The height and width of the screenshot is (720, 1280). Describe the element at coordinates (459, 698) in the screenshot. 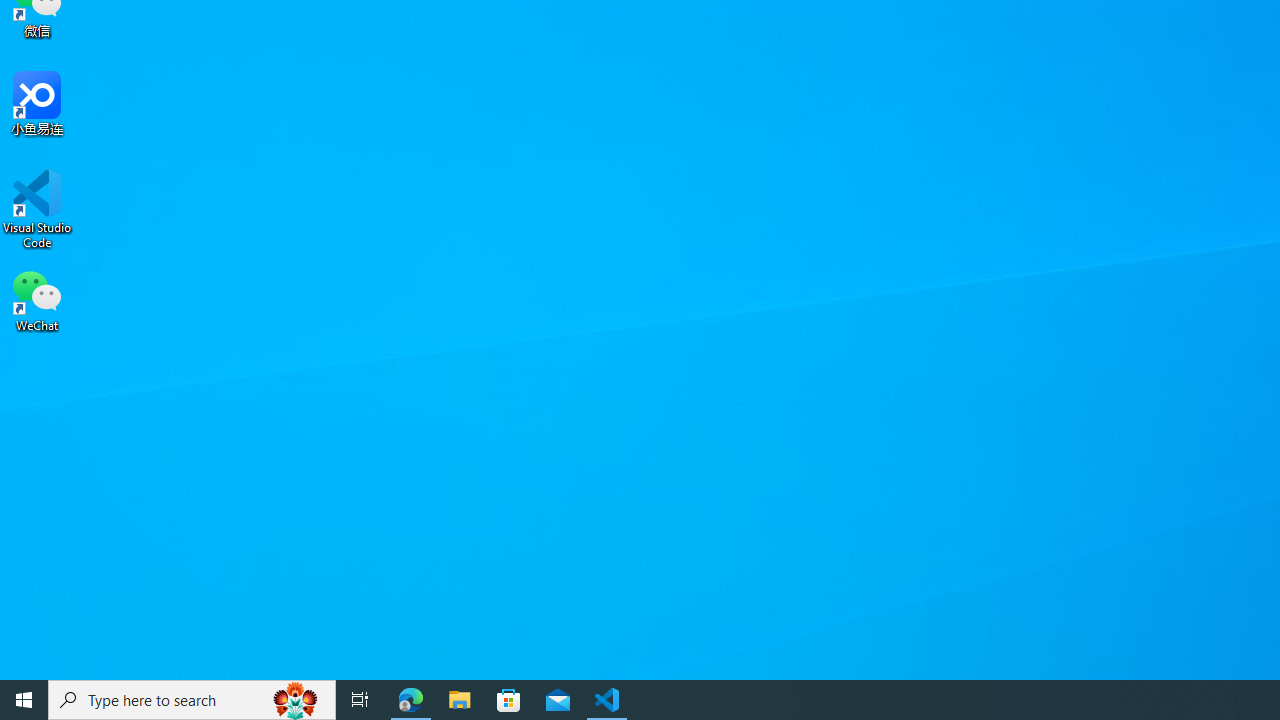

I see `'File Explorer'` at that location.